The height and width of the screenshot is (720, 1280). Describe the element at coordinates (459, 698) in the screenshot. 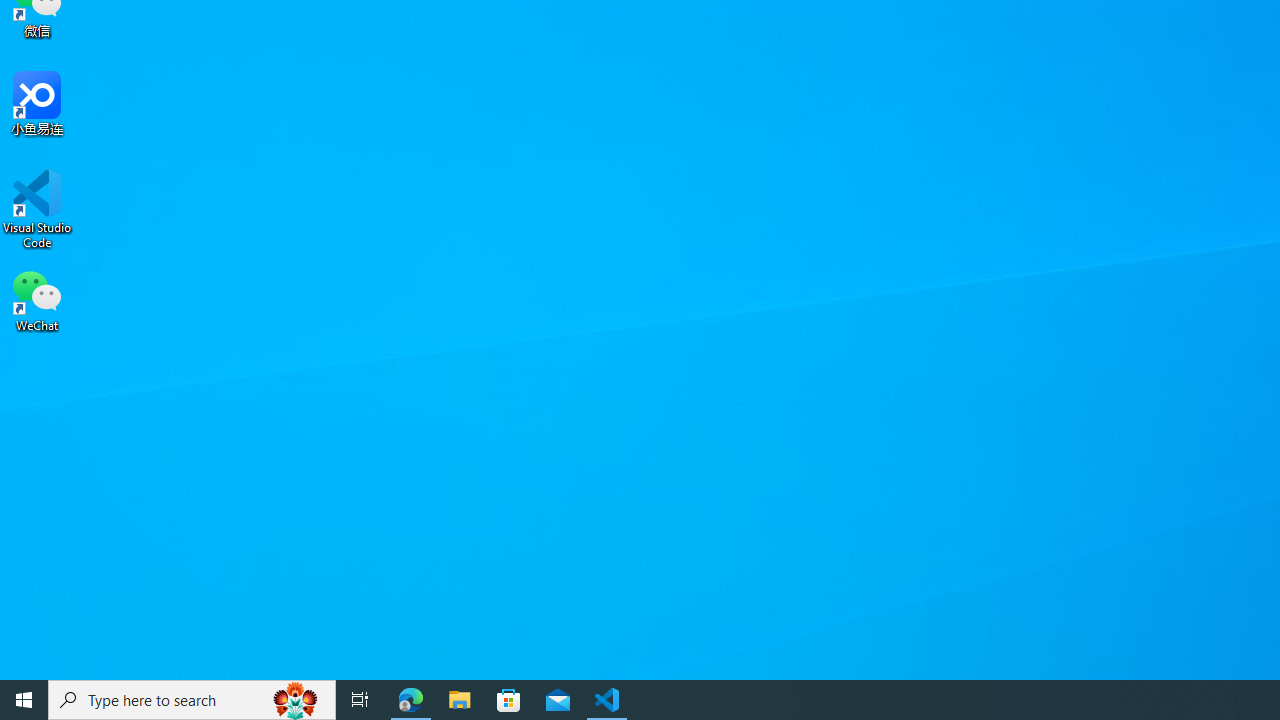

I see `'File Explorer'` at that location.